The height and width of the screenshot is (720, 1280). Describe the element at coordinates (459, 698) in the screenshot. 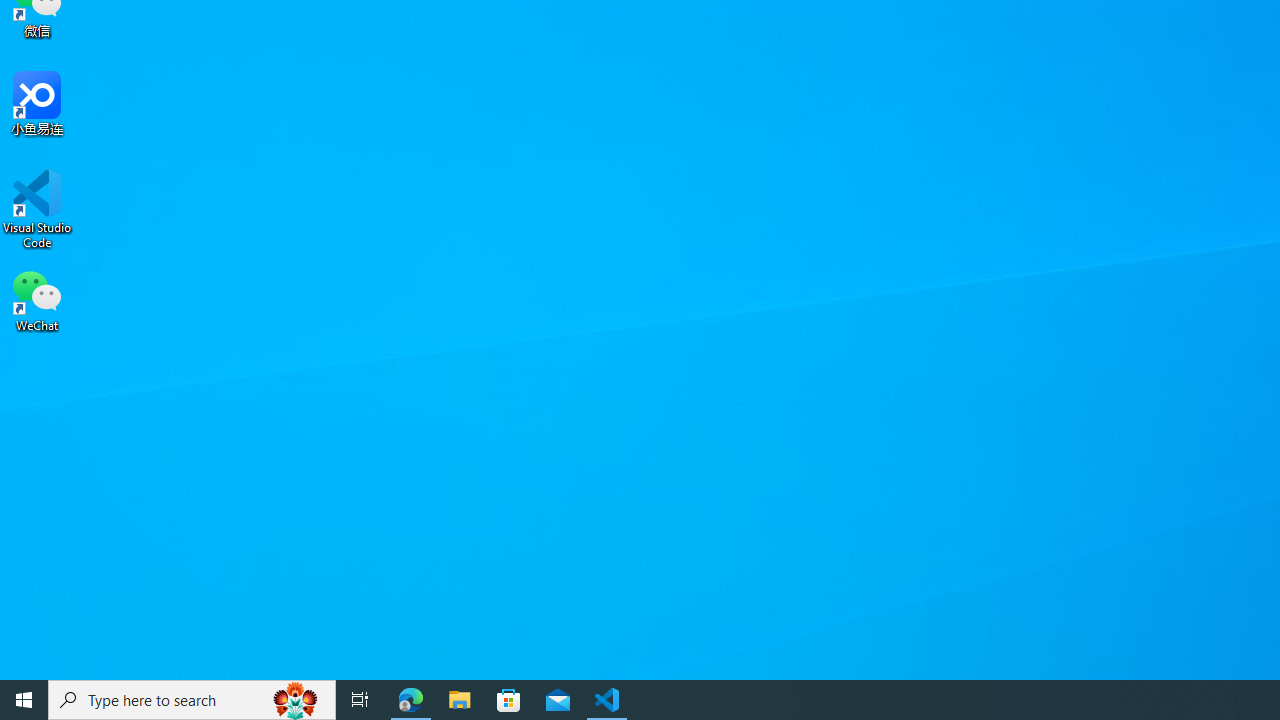

I see `'File Explorer'` at that location.